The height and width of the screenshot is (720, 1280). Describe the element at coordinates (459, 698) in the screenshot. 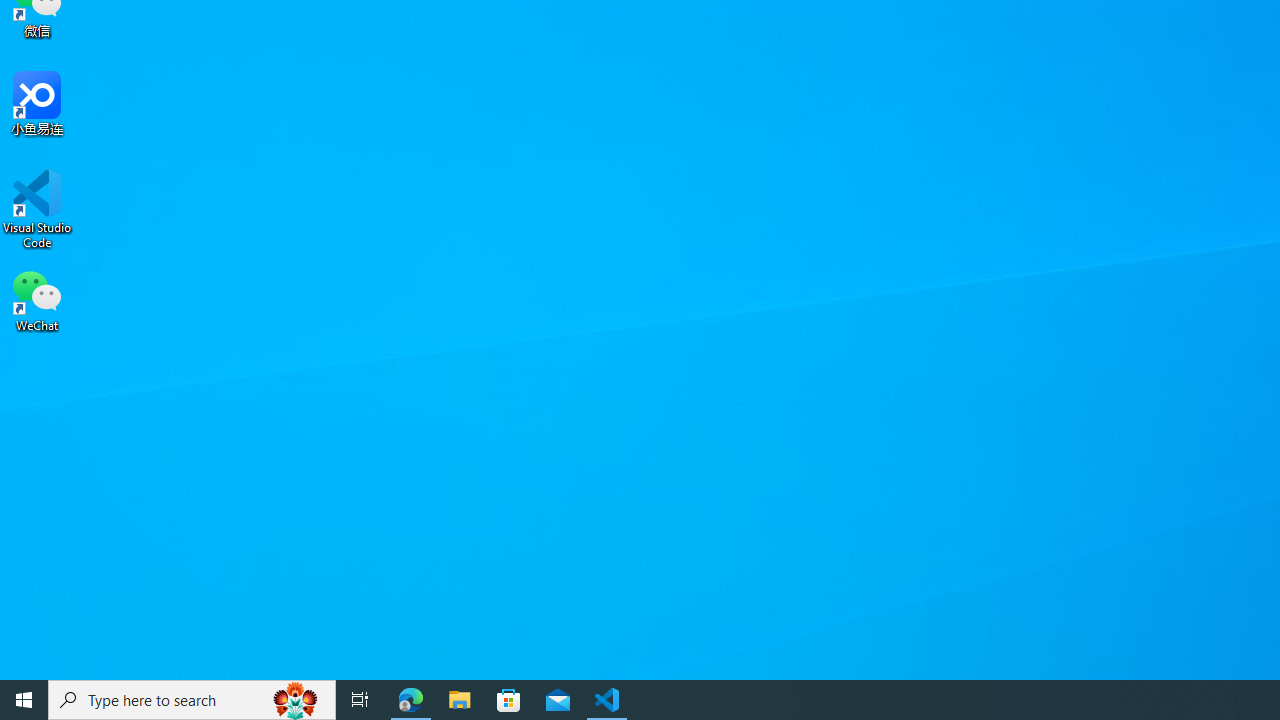

I see `'File Explorer'` at that location.